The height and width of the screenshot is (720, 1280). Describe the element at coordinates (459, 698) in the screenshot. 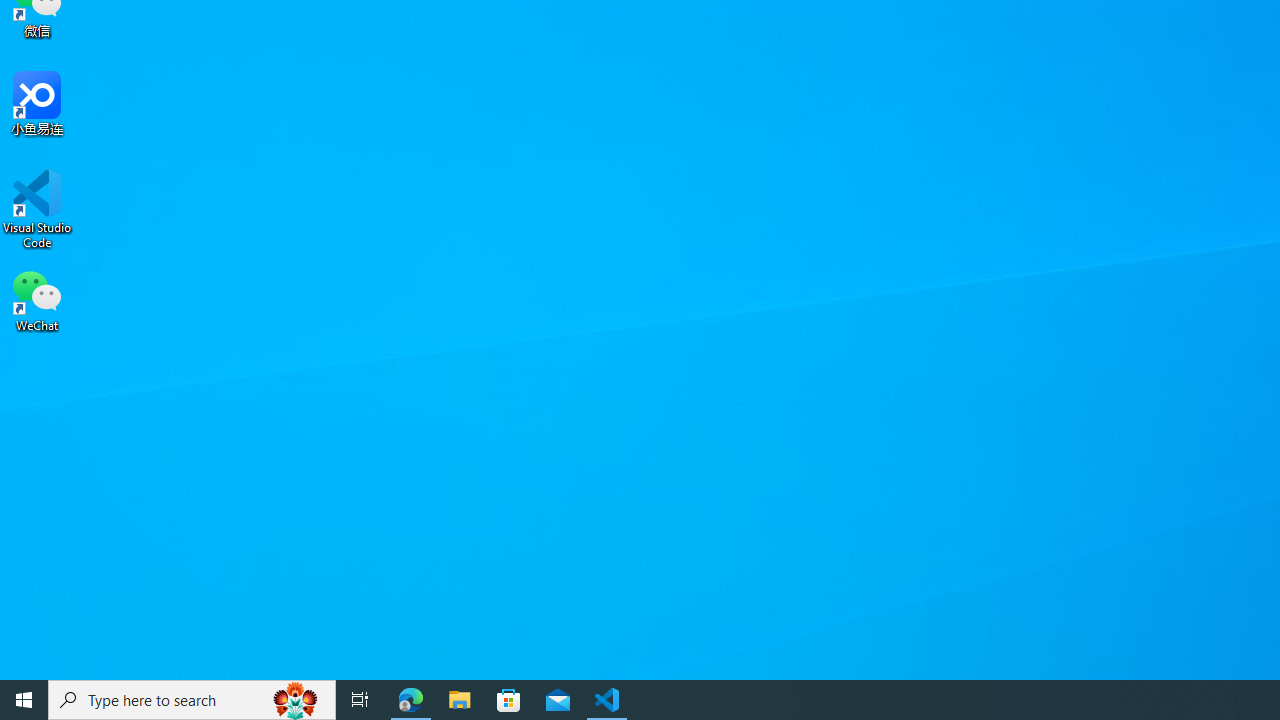

I see `'File Explorer'` at that location.